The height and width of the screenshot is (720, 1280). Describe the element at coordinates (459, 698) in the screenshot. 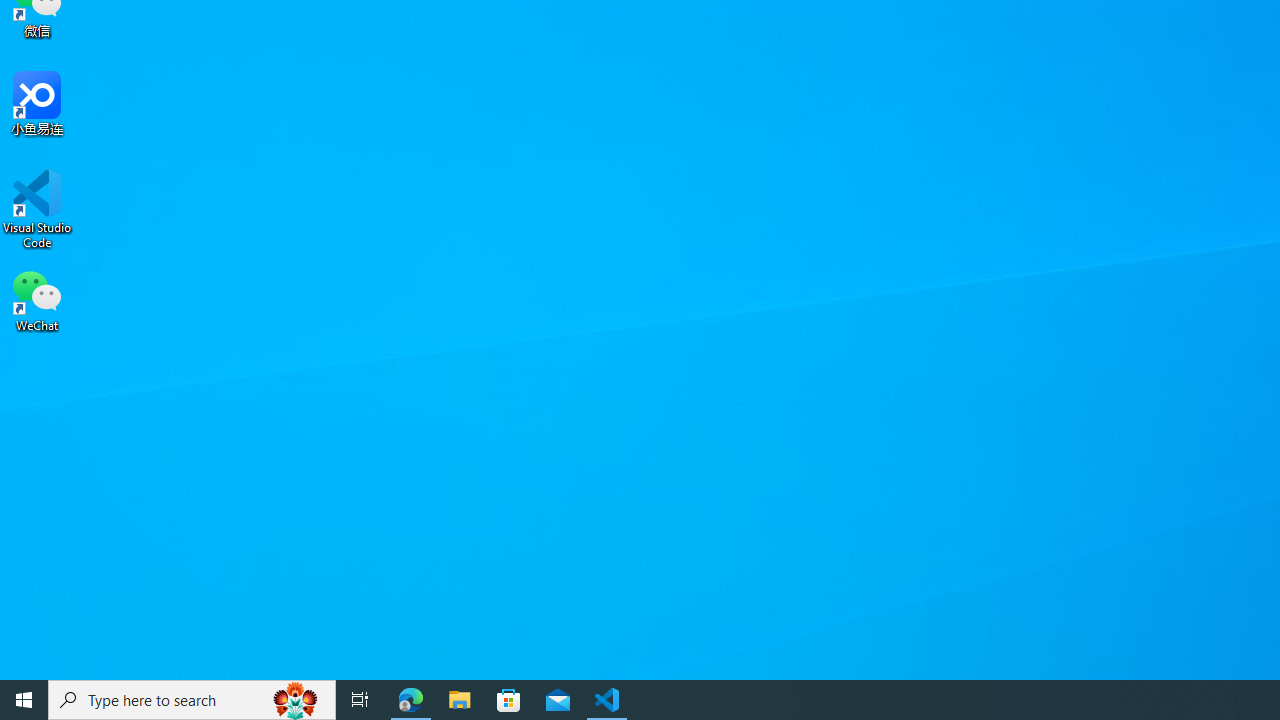

I see `'File Explorer'` at that location.